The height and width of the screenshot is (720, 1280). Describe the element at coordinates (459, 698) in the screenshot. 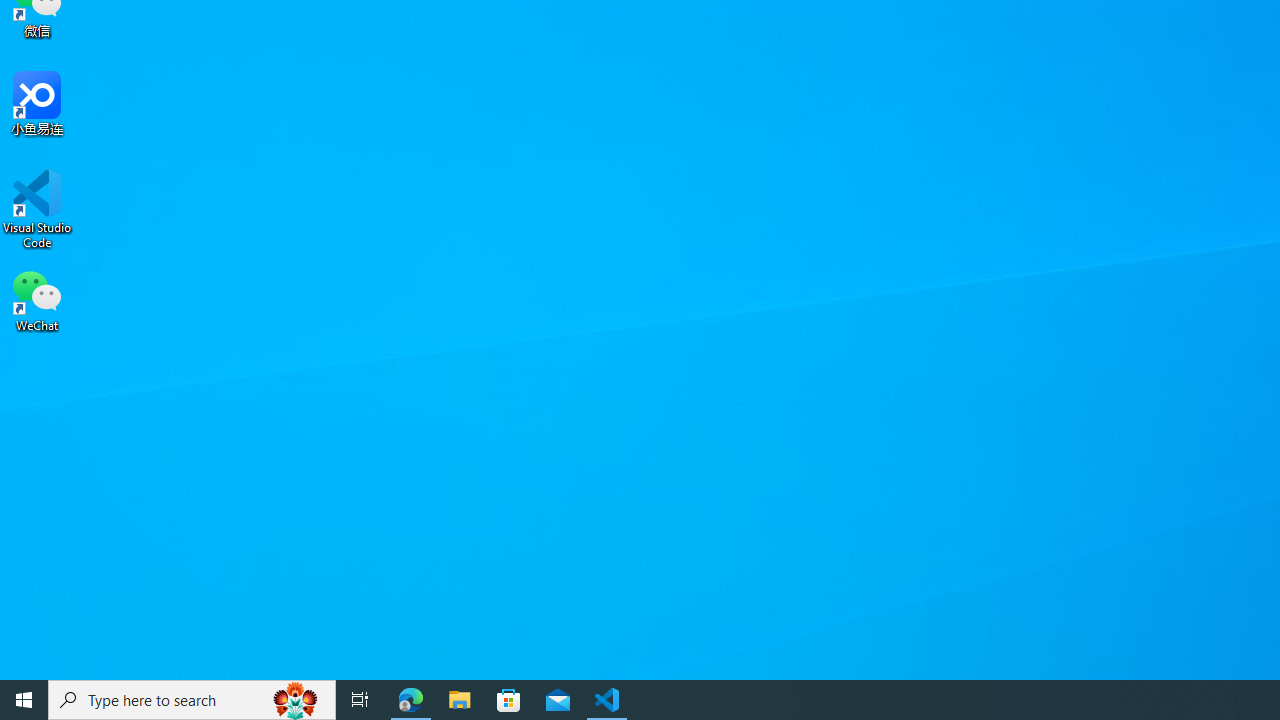

I see `'File Explorer'` at that location.